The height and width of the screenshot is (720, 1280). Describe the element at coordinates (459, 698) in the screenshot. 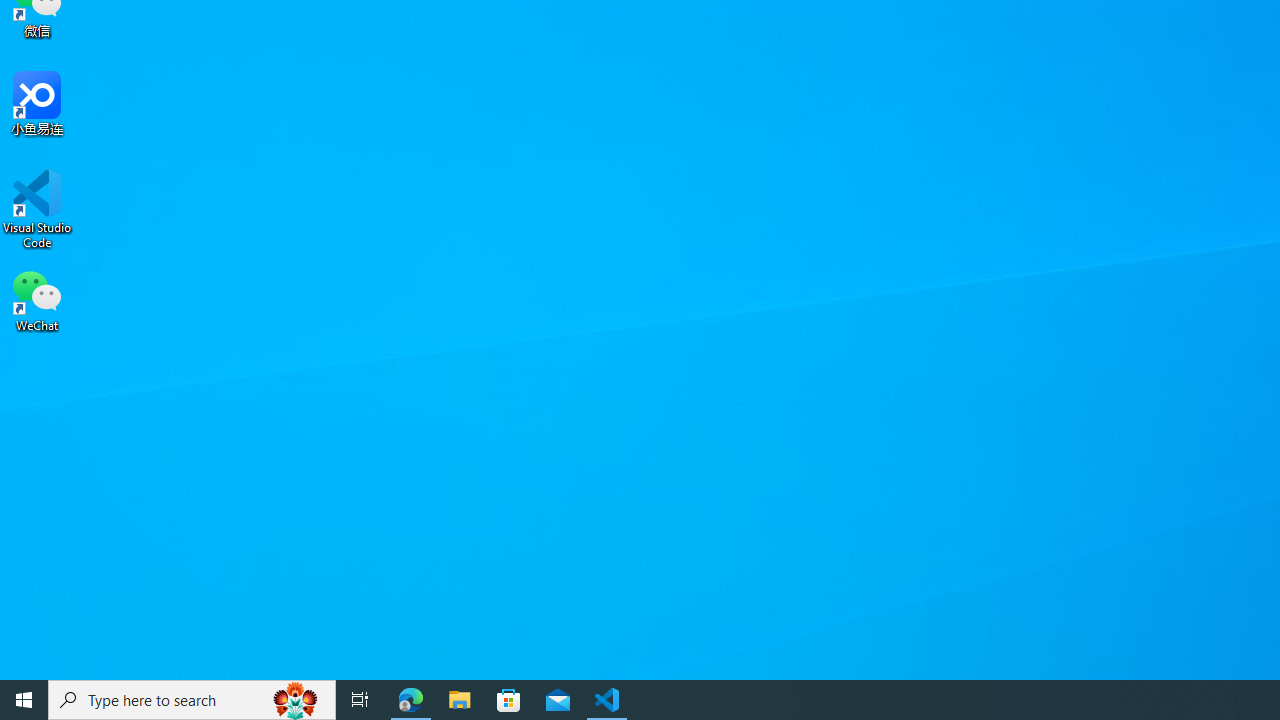

I see `'File Explorer'` at that location.